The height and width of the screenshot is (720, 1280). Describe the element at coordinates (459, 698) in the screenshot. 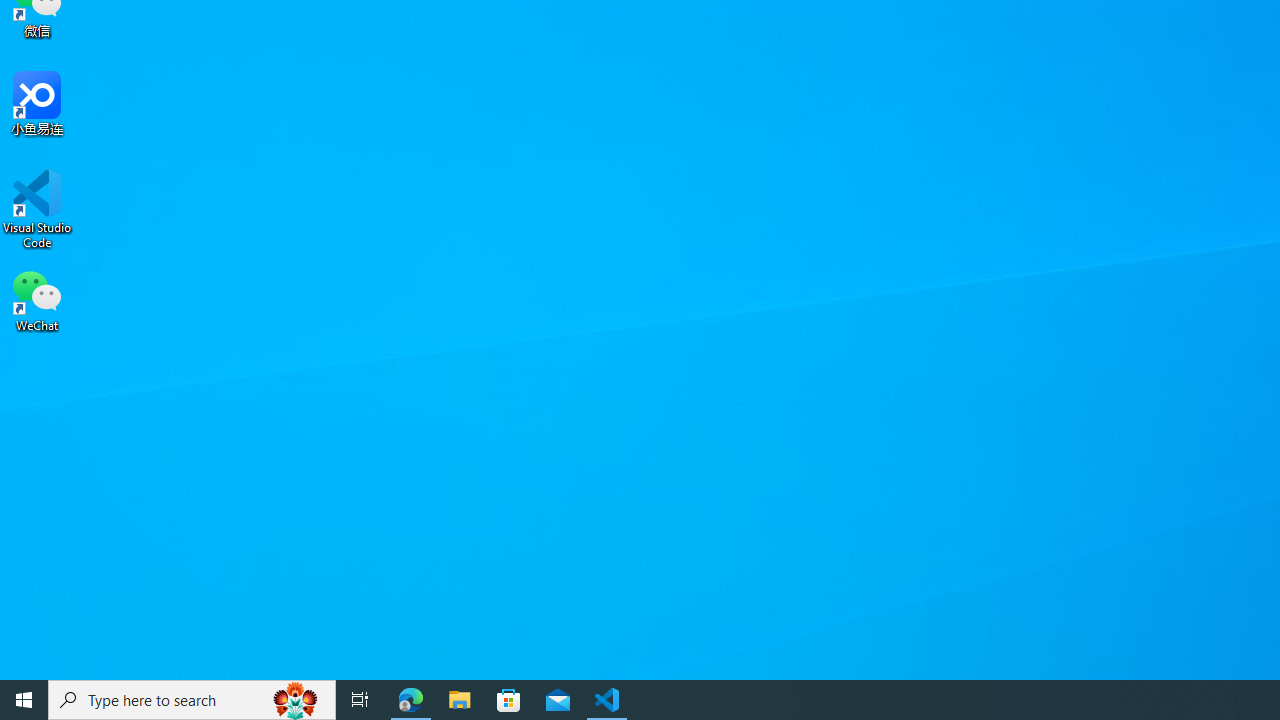

I see `'File Explorer'` at that location.